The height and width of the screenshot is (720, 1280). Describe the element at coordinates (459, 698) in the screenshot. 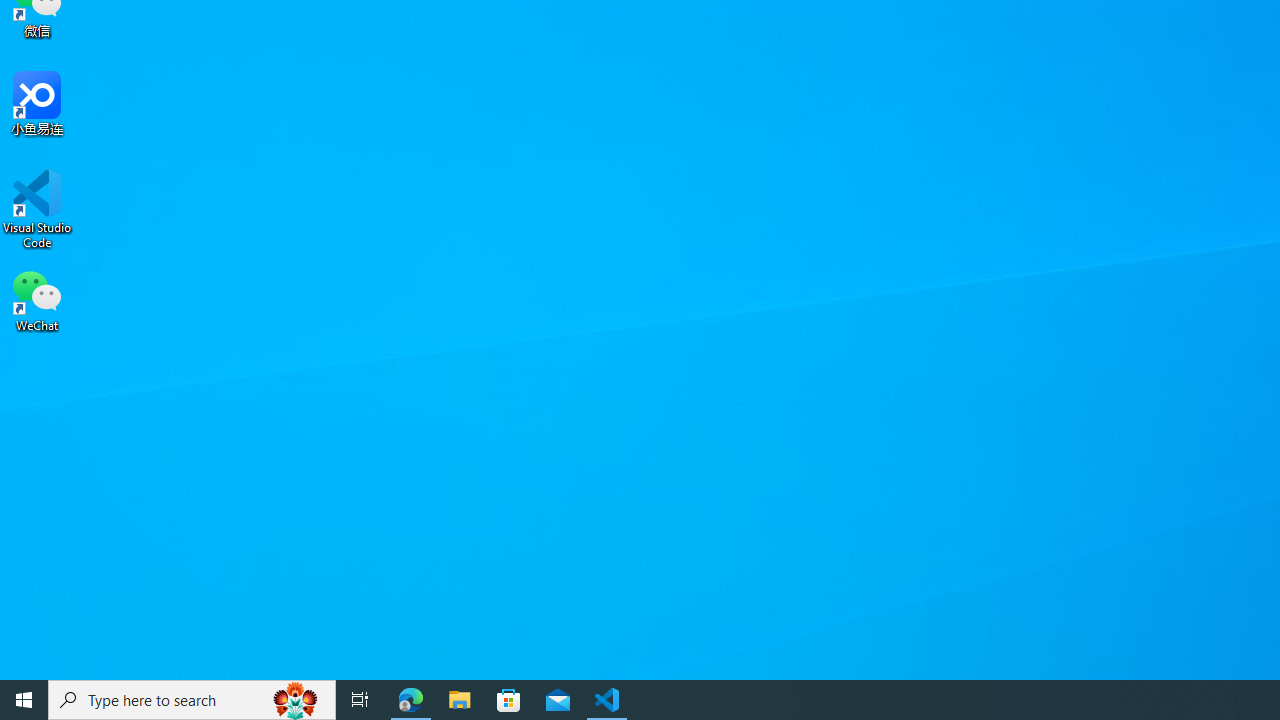

I see `'File Explorer'` at that location.